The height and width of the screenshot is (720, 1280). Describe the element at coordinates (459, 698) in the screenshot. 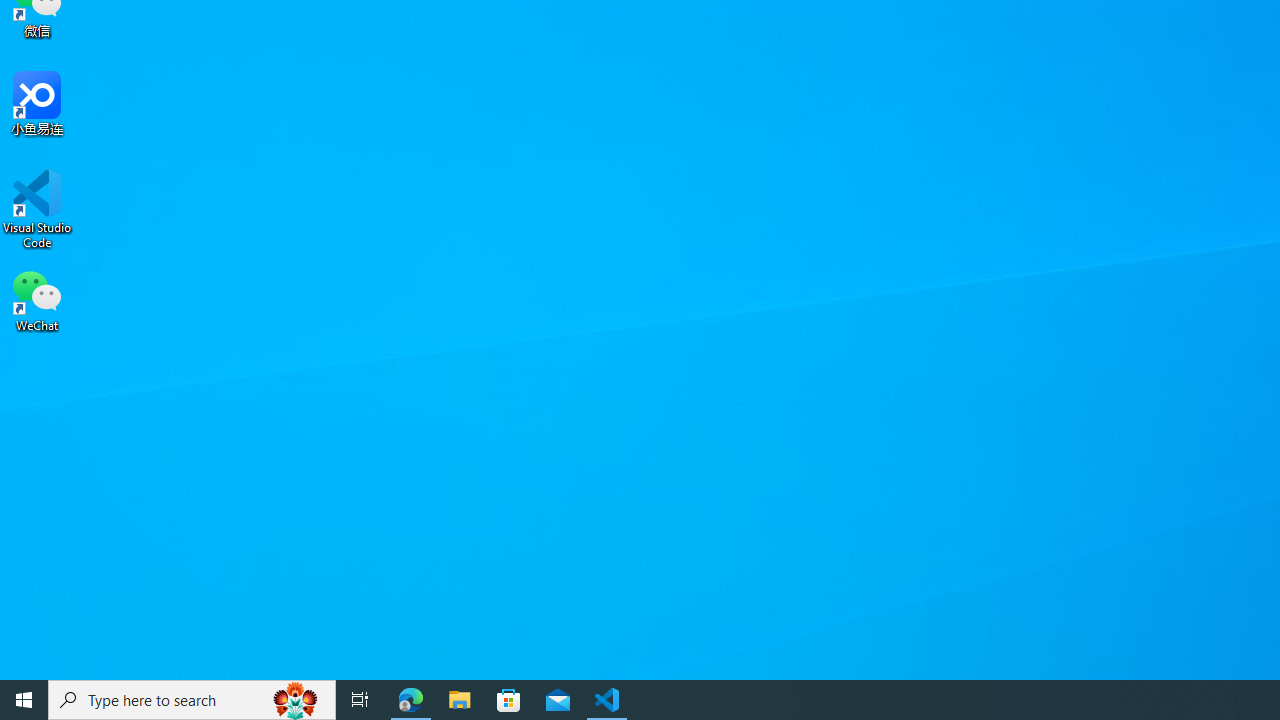

I see `'File Explorer'` at that location.